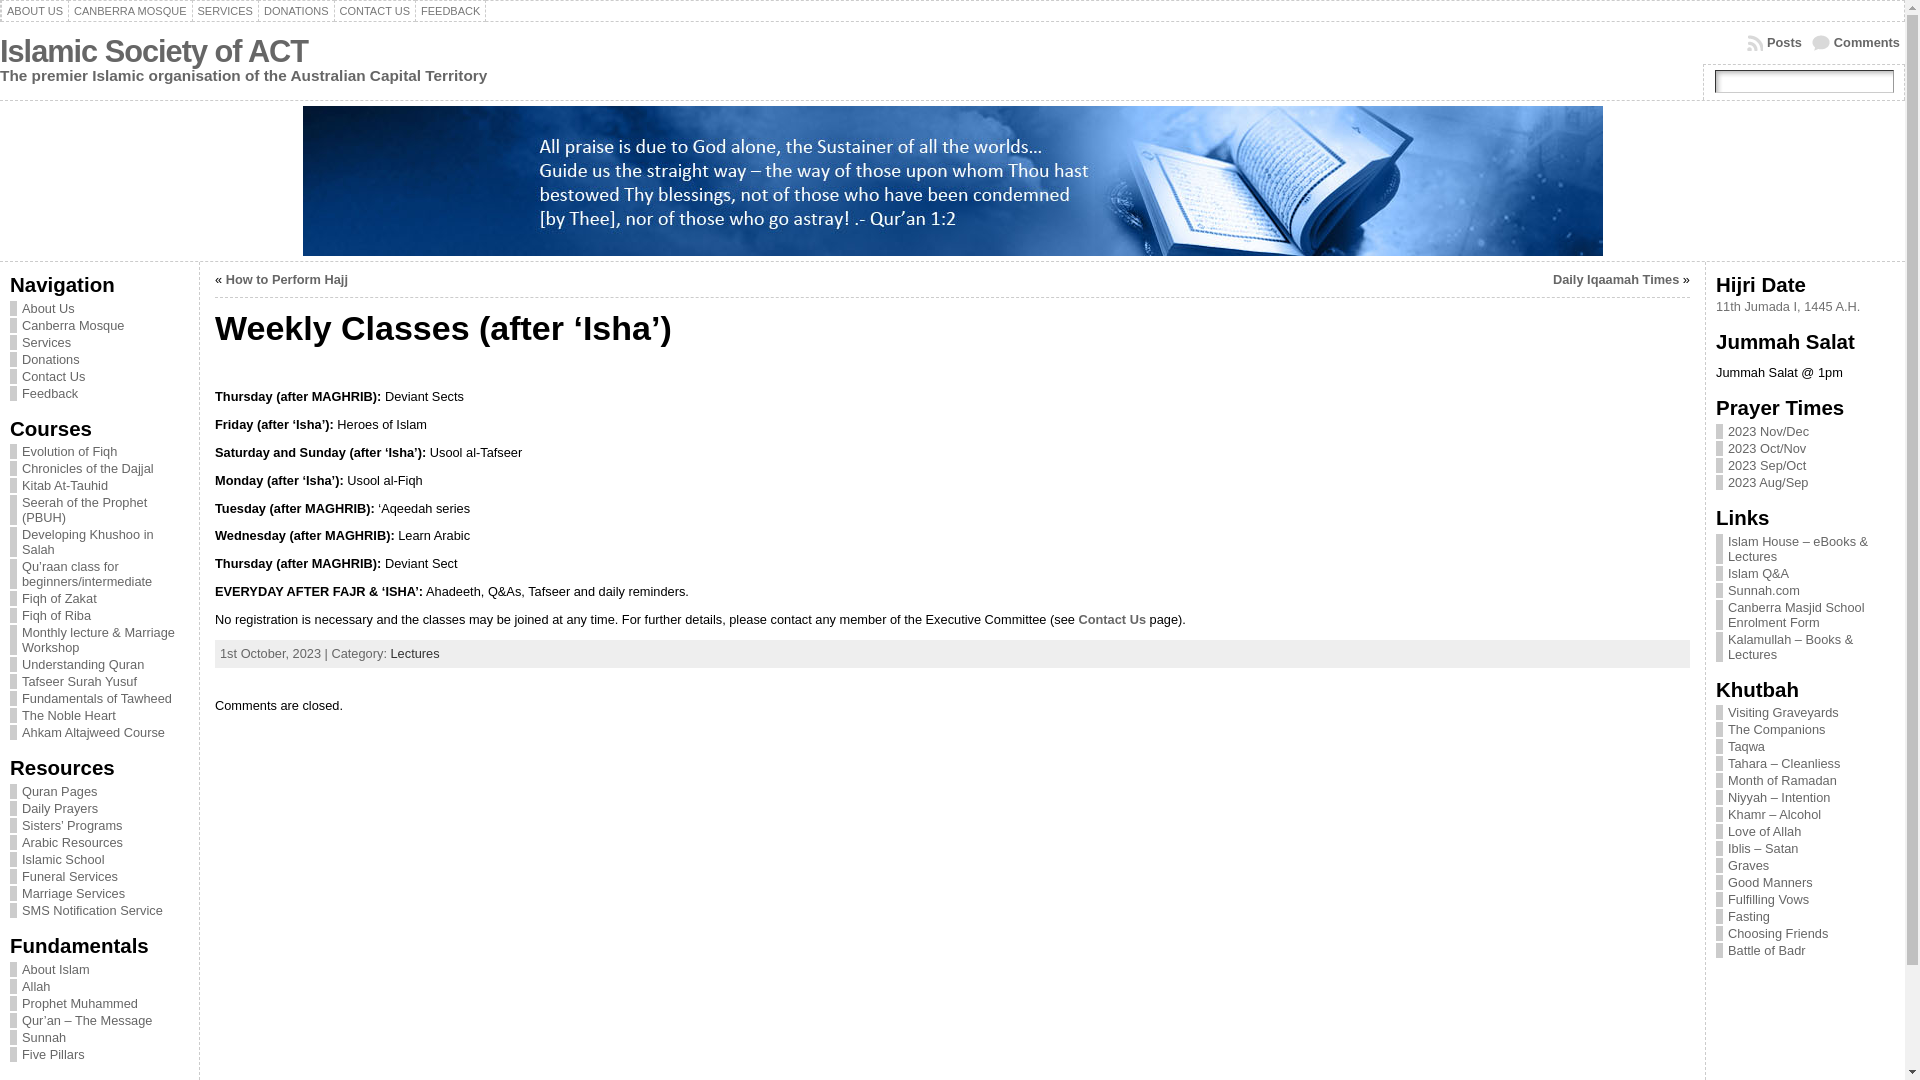 The width and height of the screenshot is (1920, 1080). I want to click on '2023 Sep/Oct', so click(1766, 465).